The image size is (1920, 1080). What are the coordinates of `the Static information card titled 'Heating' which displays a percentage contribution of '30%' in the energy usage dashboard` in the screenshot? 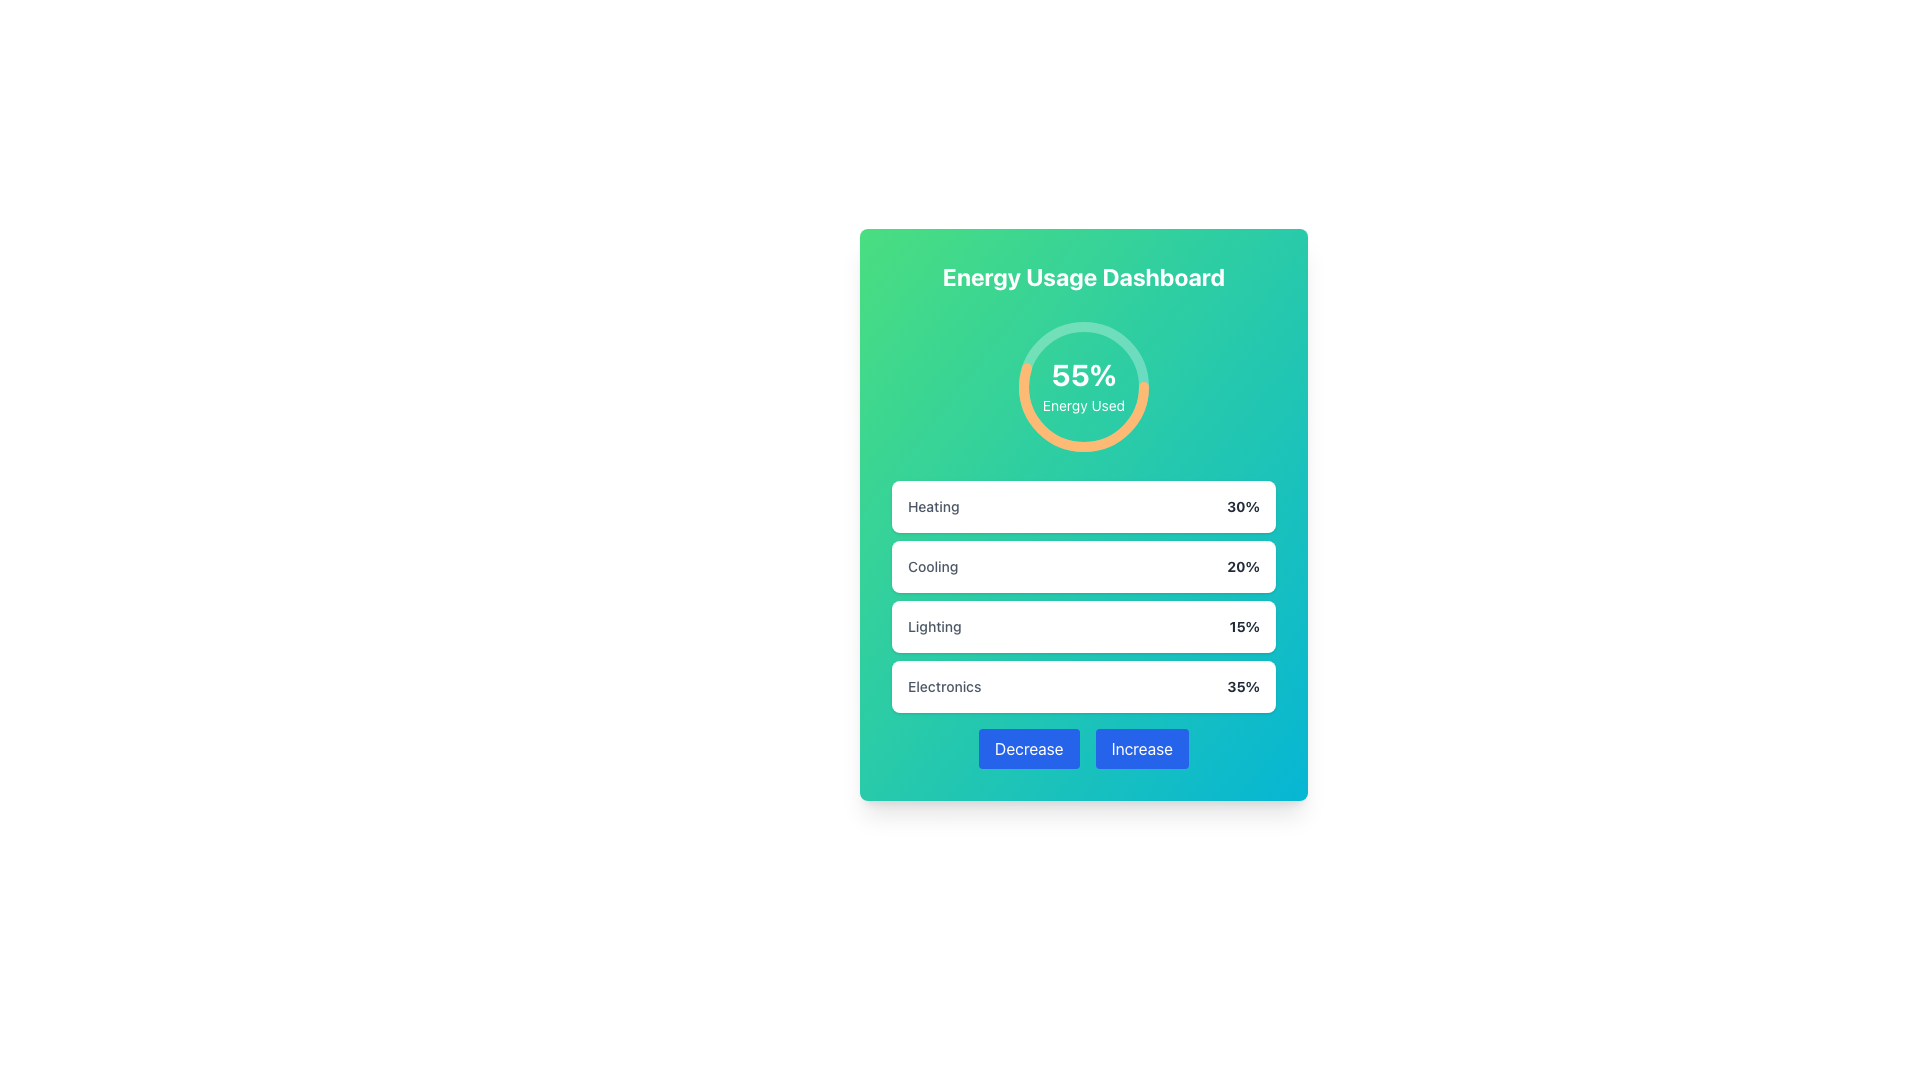 It's located at (1083, 505).